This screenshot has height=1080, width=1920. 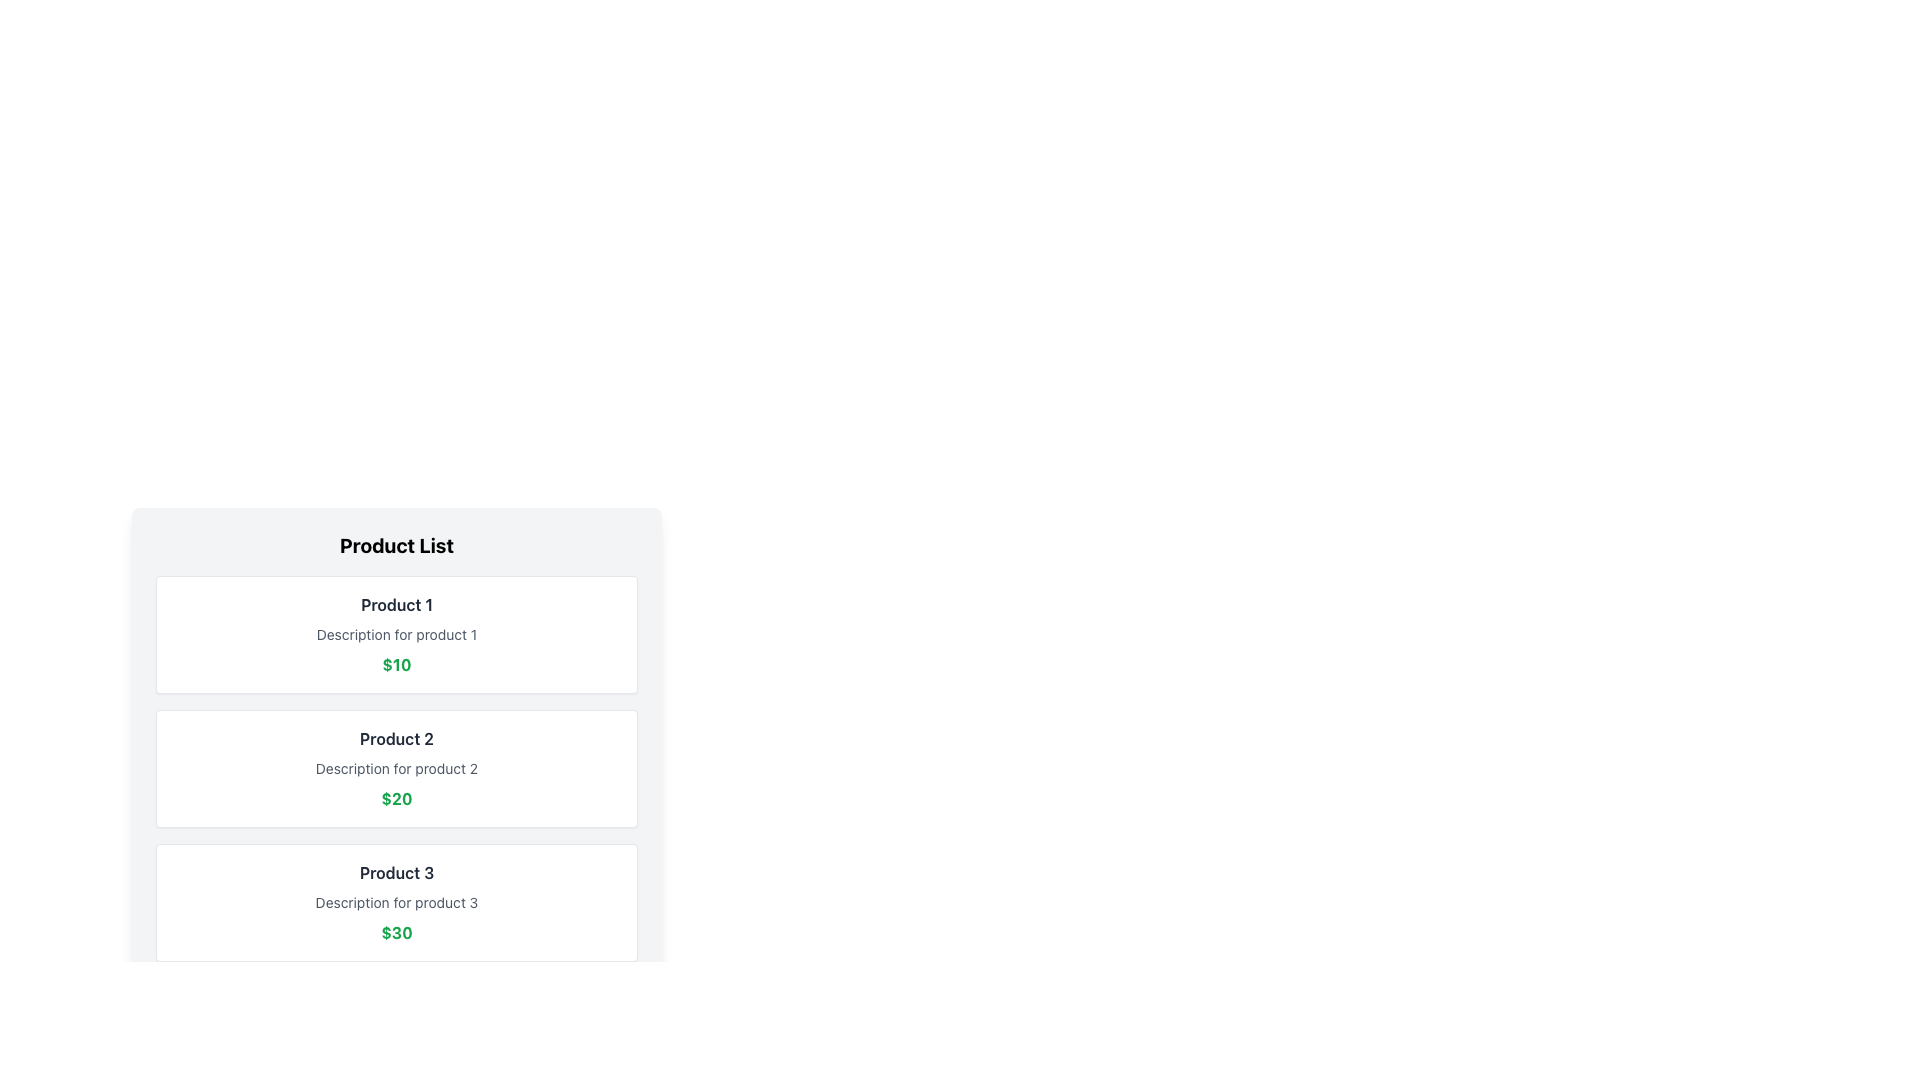 I want to click on the Text Label element displaying the price '$20' in bold green text, so click(x=397, y=797).